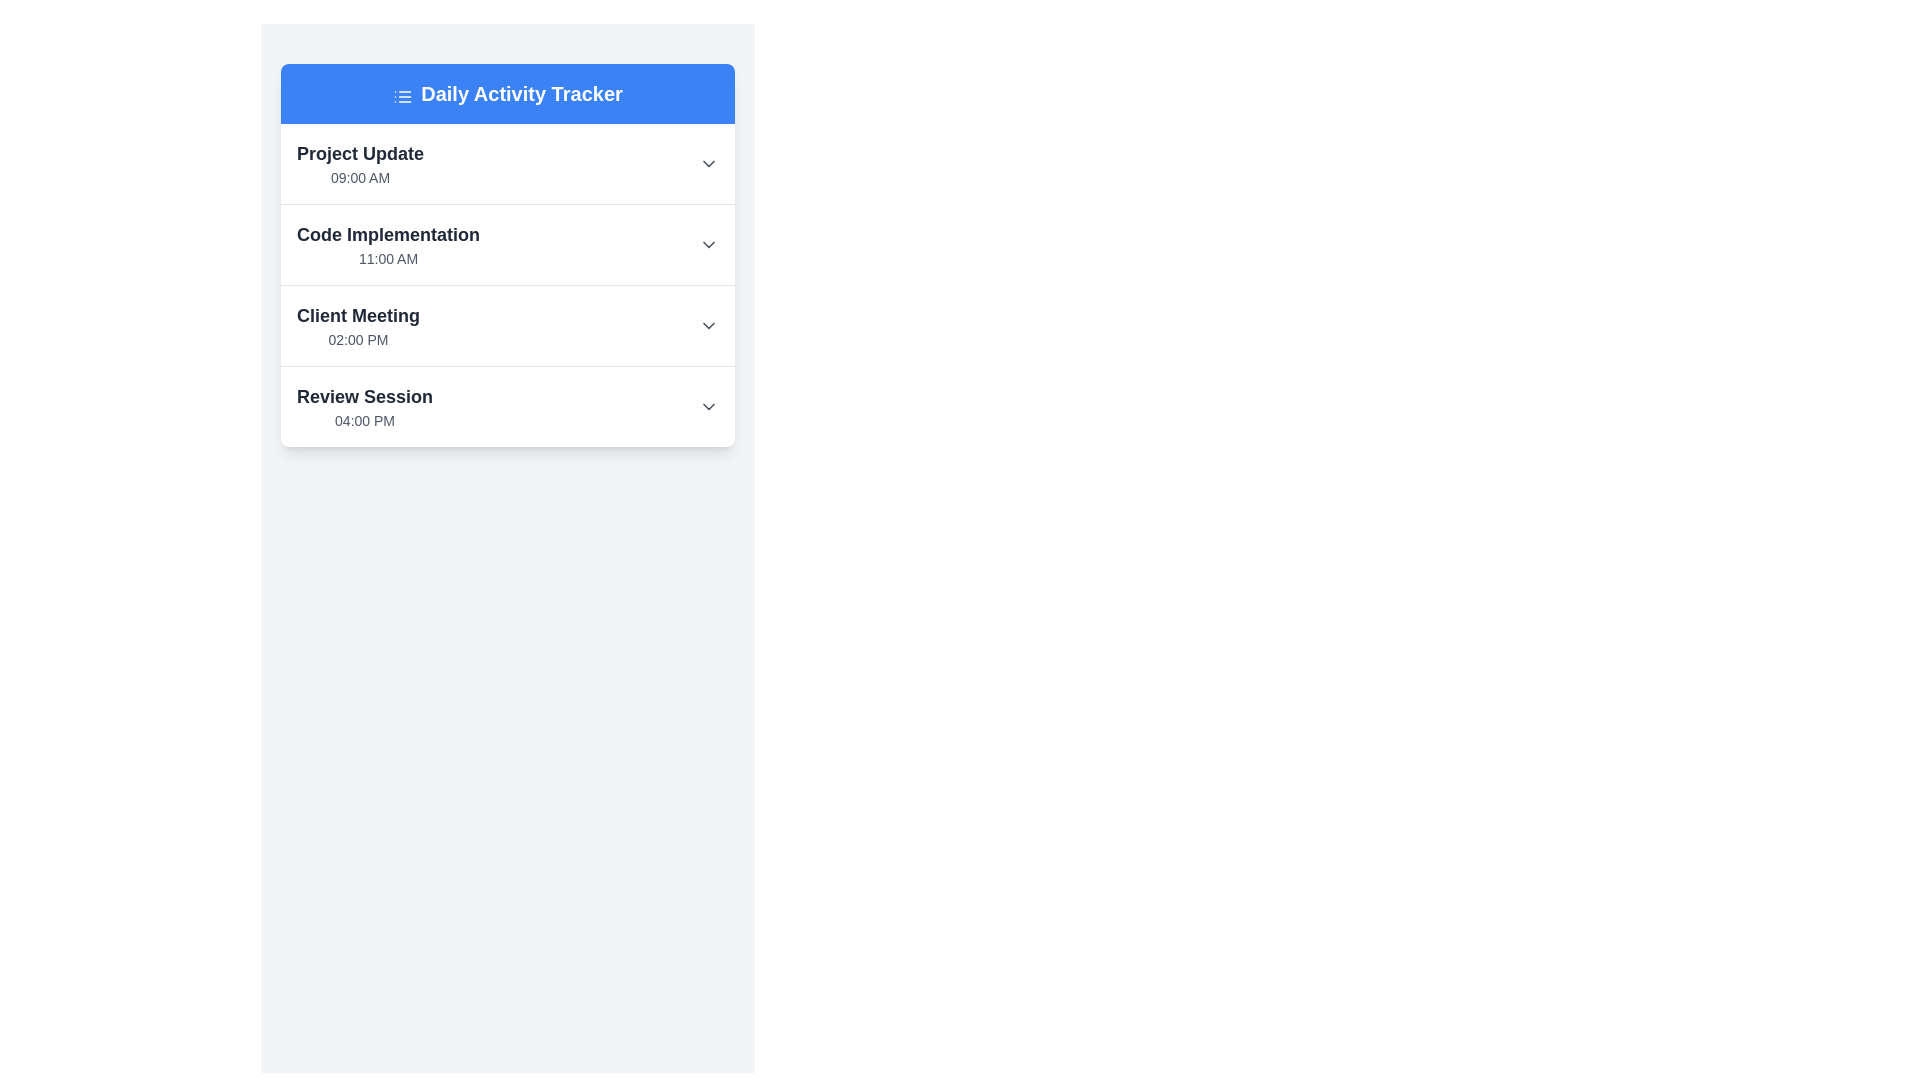 The image size is (1920, 1080). What do you see at coordinates (360, 176) in the screenshot?
I see `the Text label displaying the time, which is styled in light gray and positioned below the 'Project Update' title in the first card of the list` at bounding box center [360, 176].